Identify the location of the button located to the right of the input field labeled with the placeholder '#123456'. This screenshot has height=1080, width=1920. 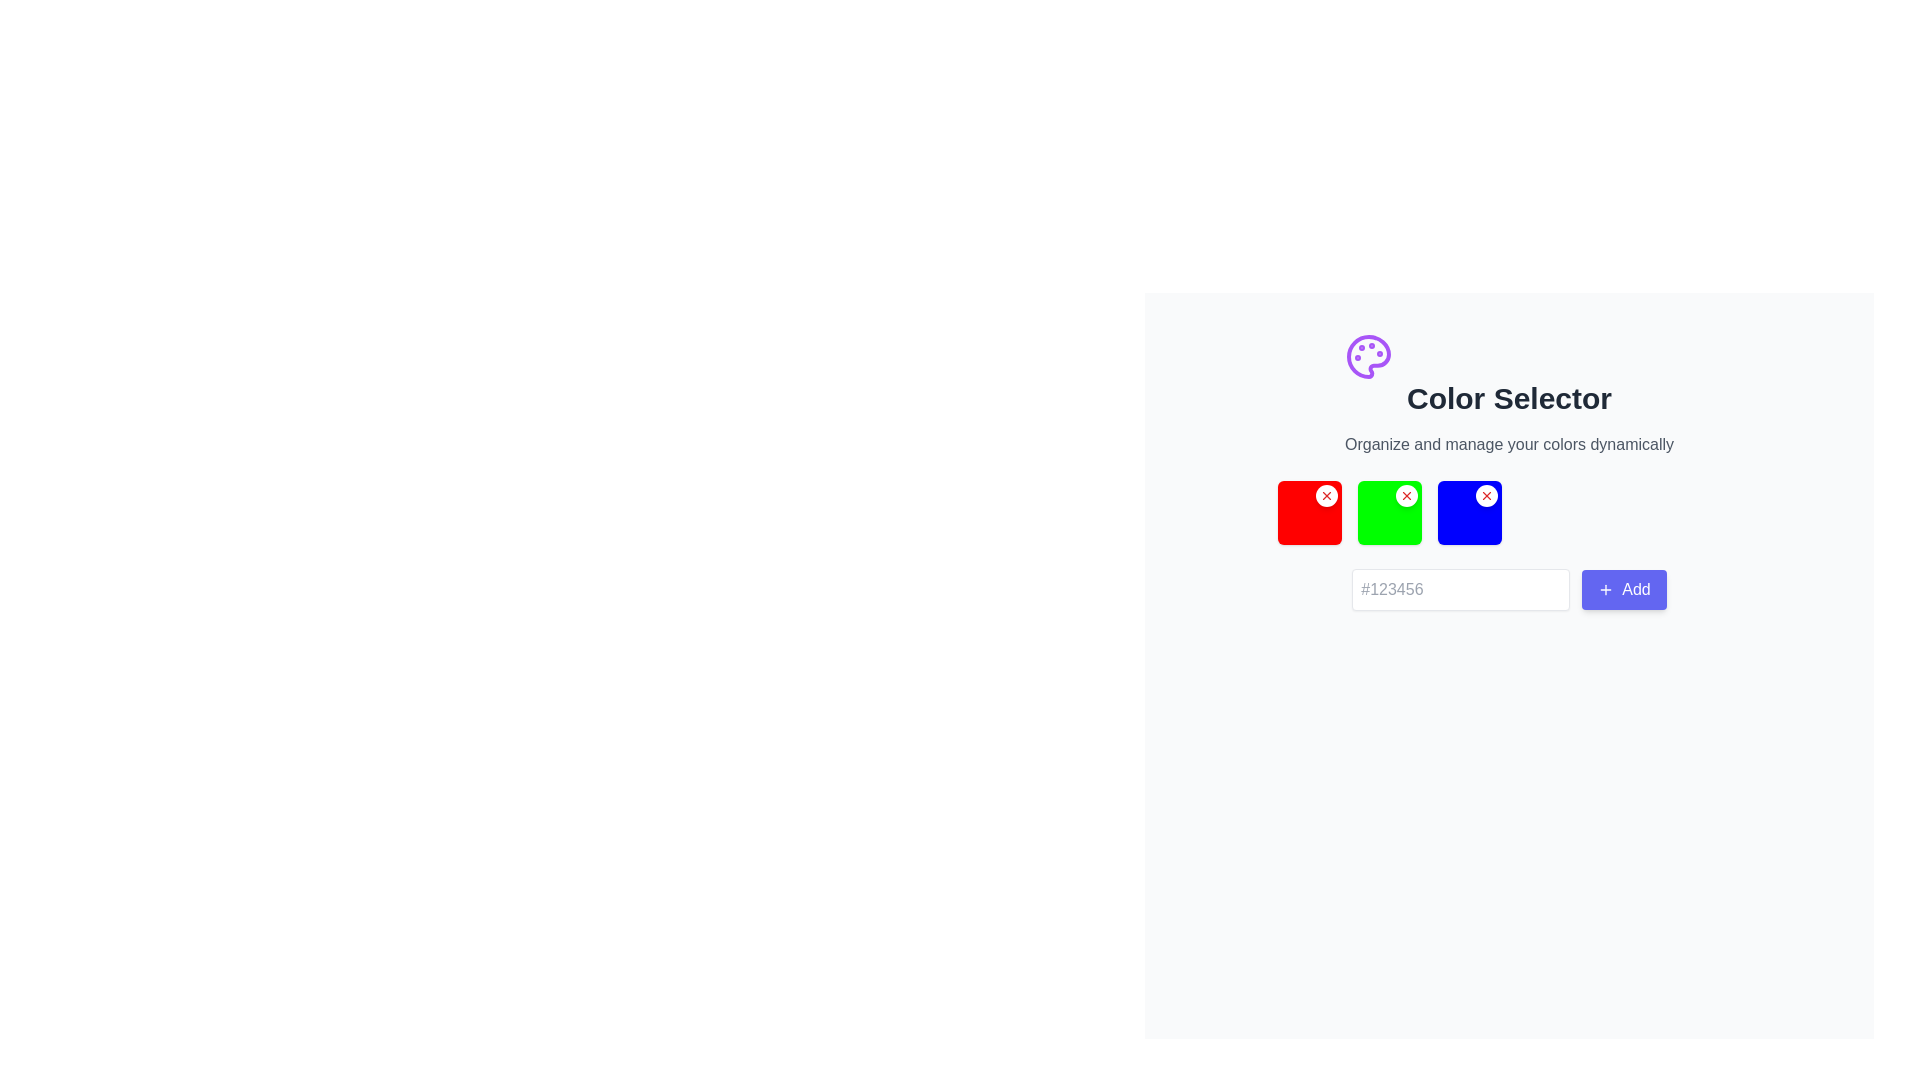
(1624, 589).